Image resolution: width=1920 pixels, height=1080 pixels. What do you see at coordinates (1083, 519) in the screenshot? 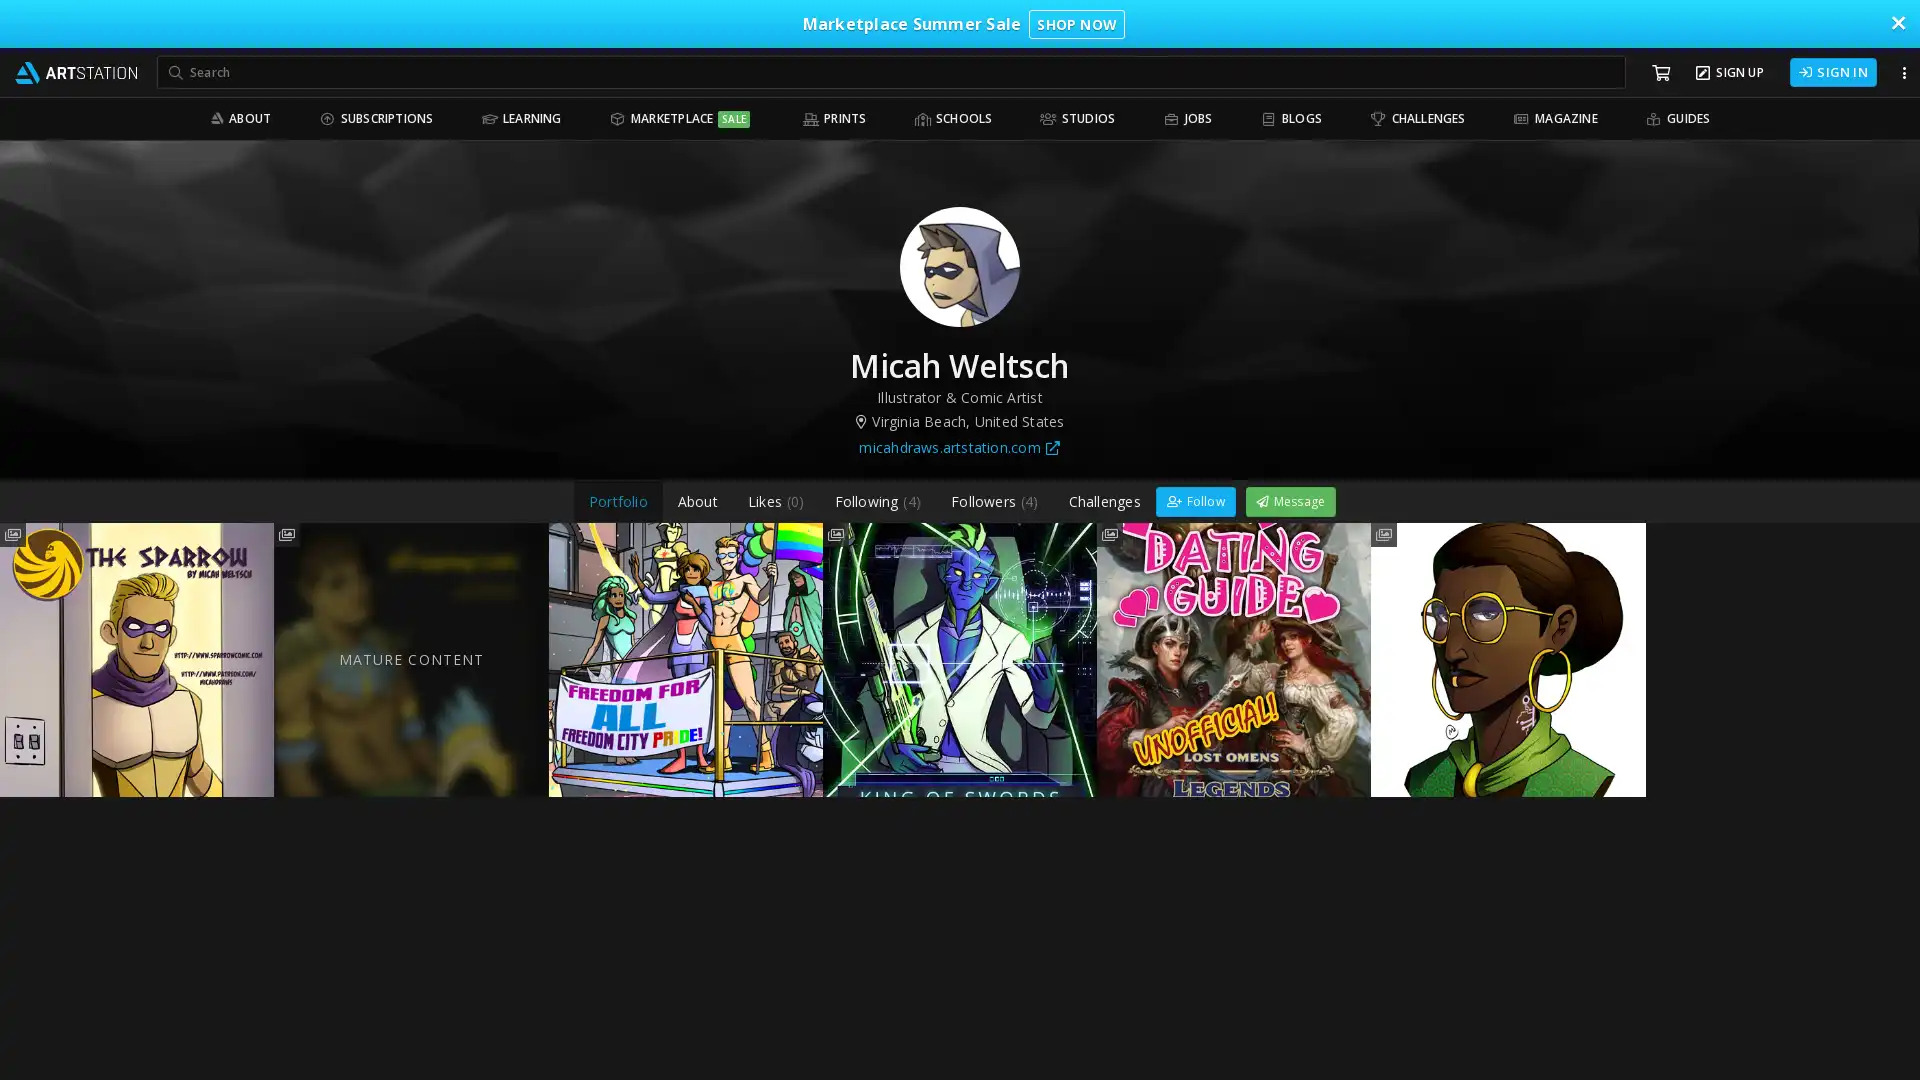
I see `Change to CAD $` at bounding box center [1083, 519].